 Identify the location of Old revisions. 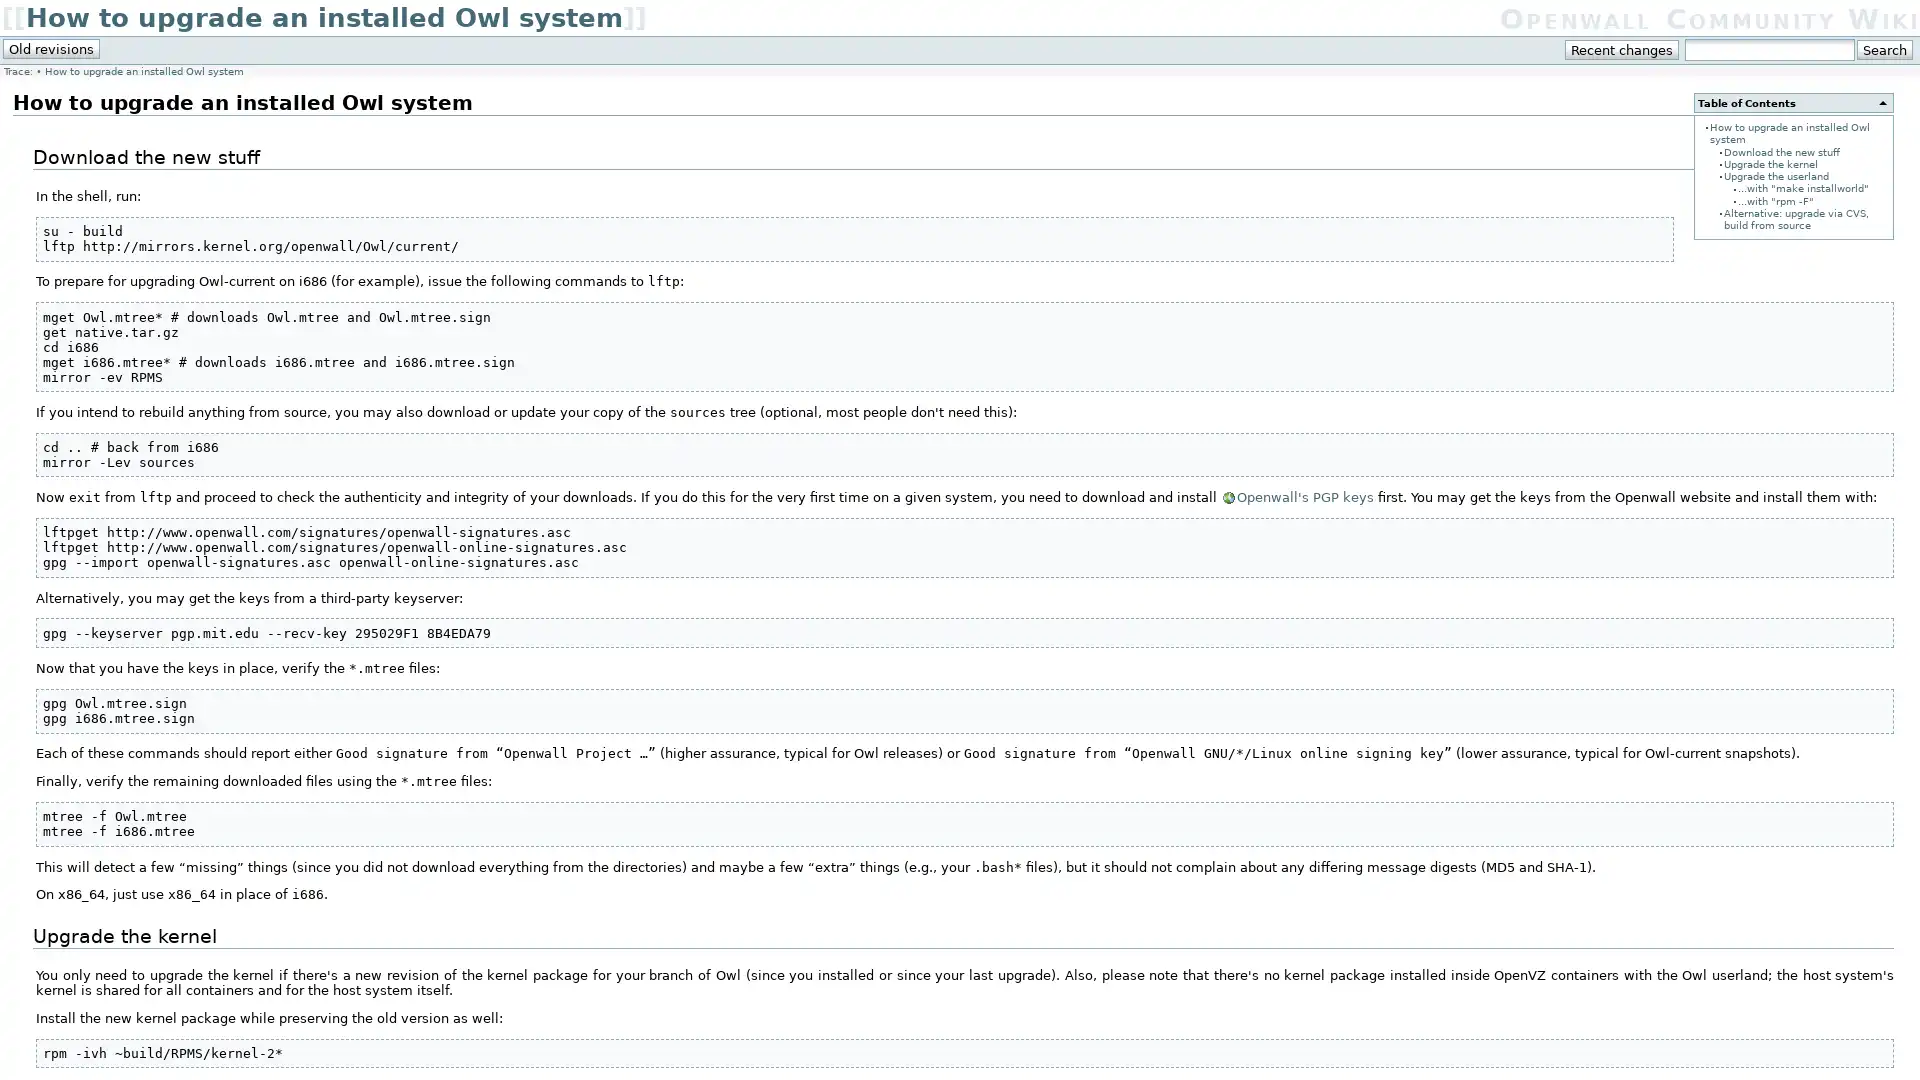
(51, 48).